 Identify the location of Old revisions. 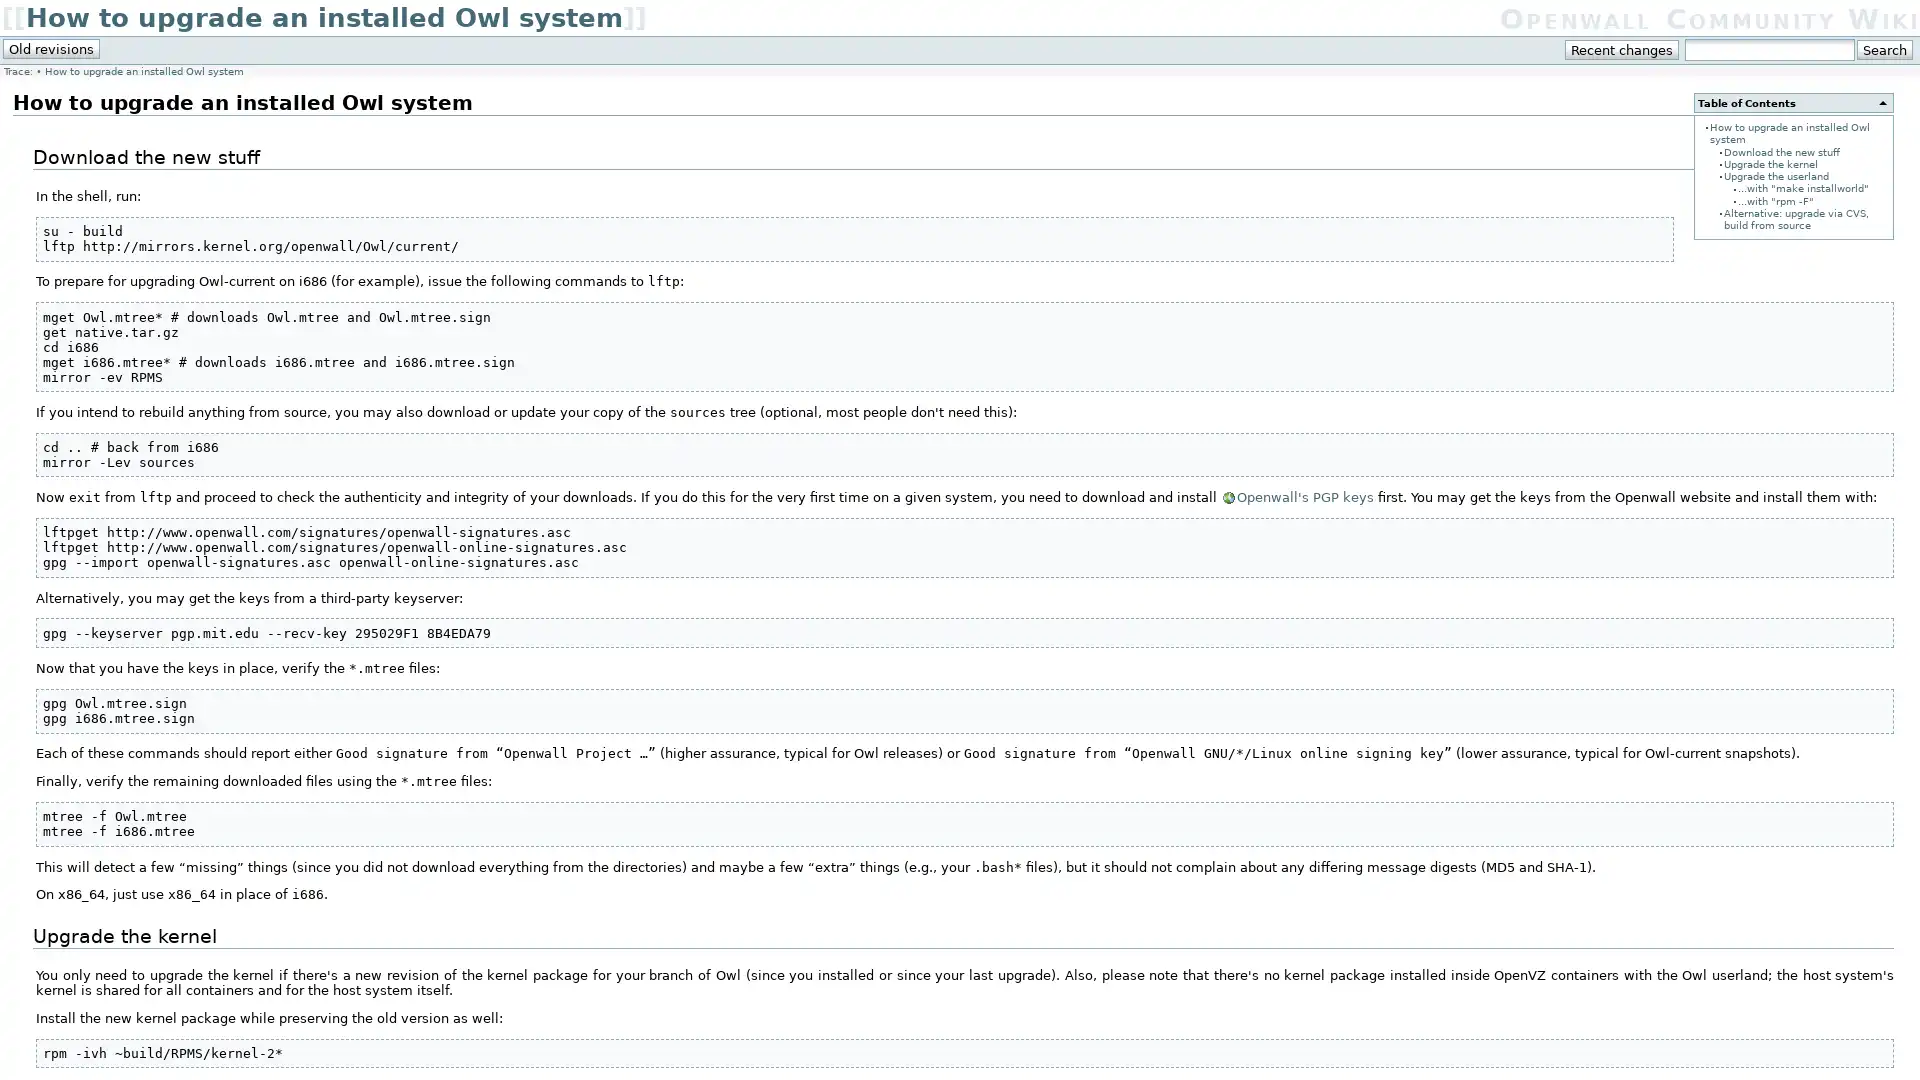
(51, 48).